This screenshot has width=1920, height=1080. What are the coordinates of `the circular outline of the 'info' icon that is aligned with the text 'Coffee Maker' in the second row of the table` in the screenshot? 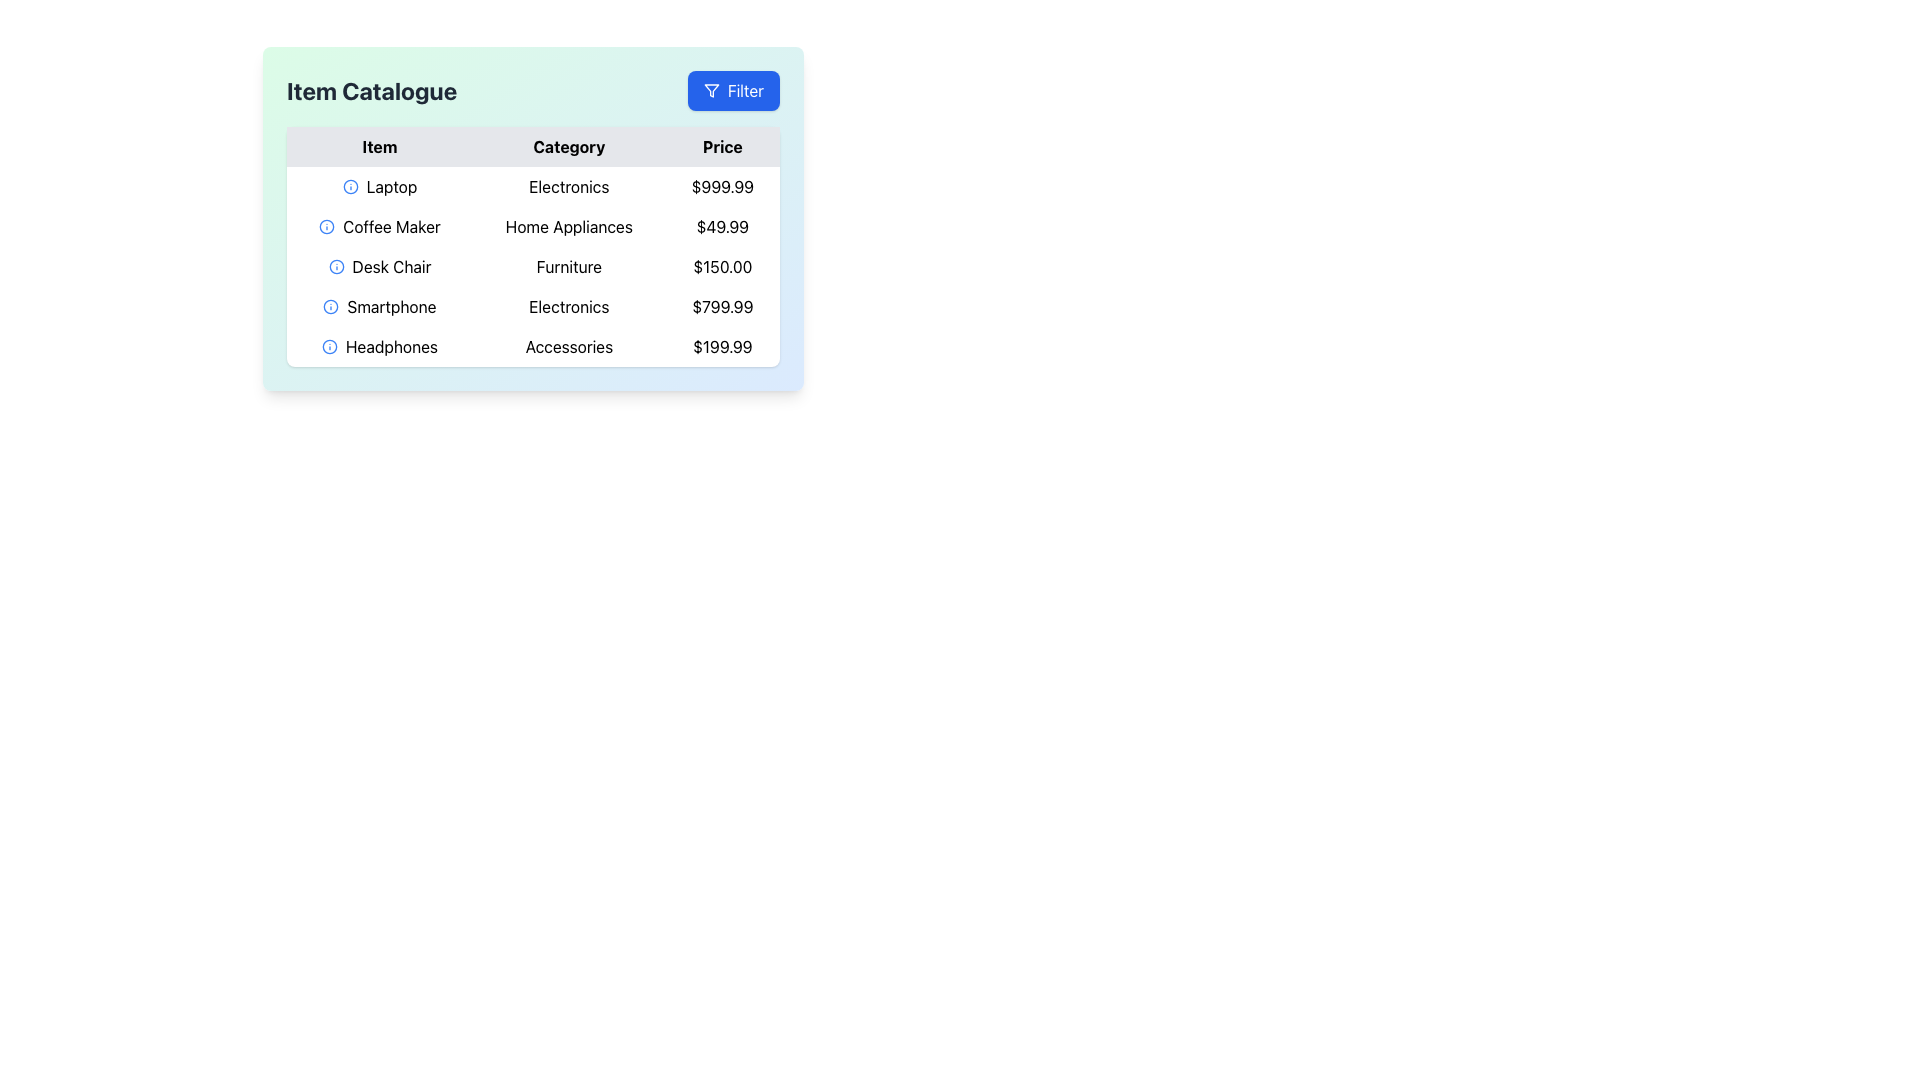 It's located at (327, 226).